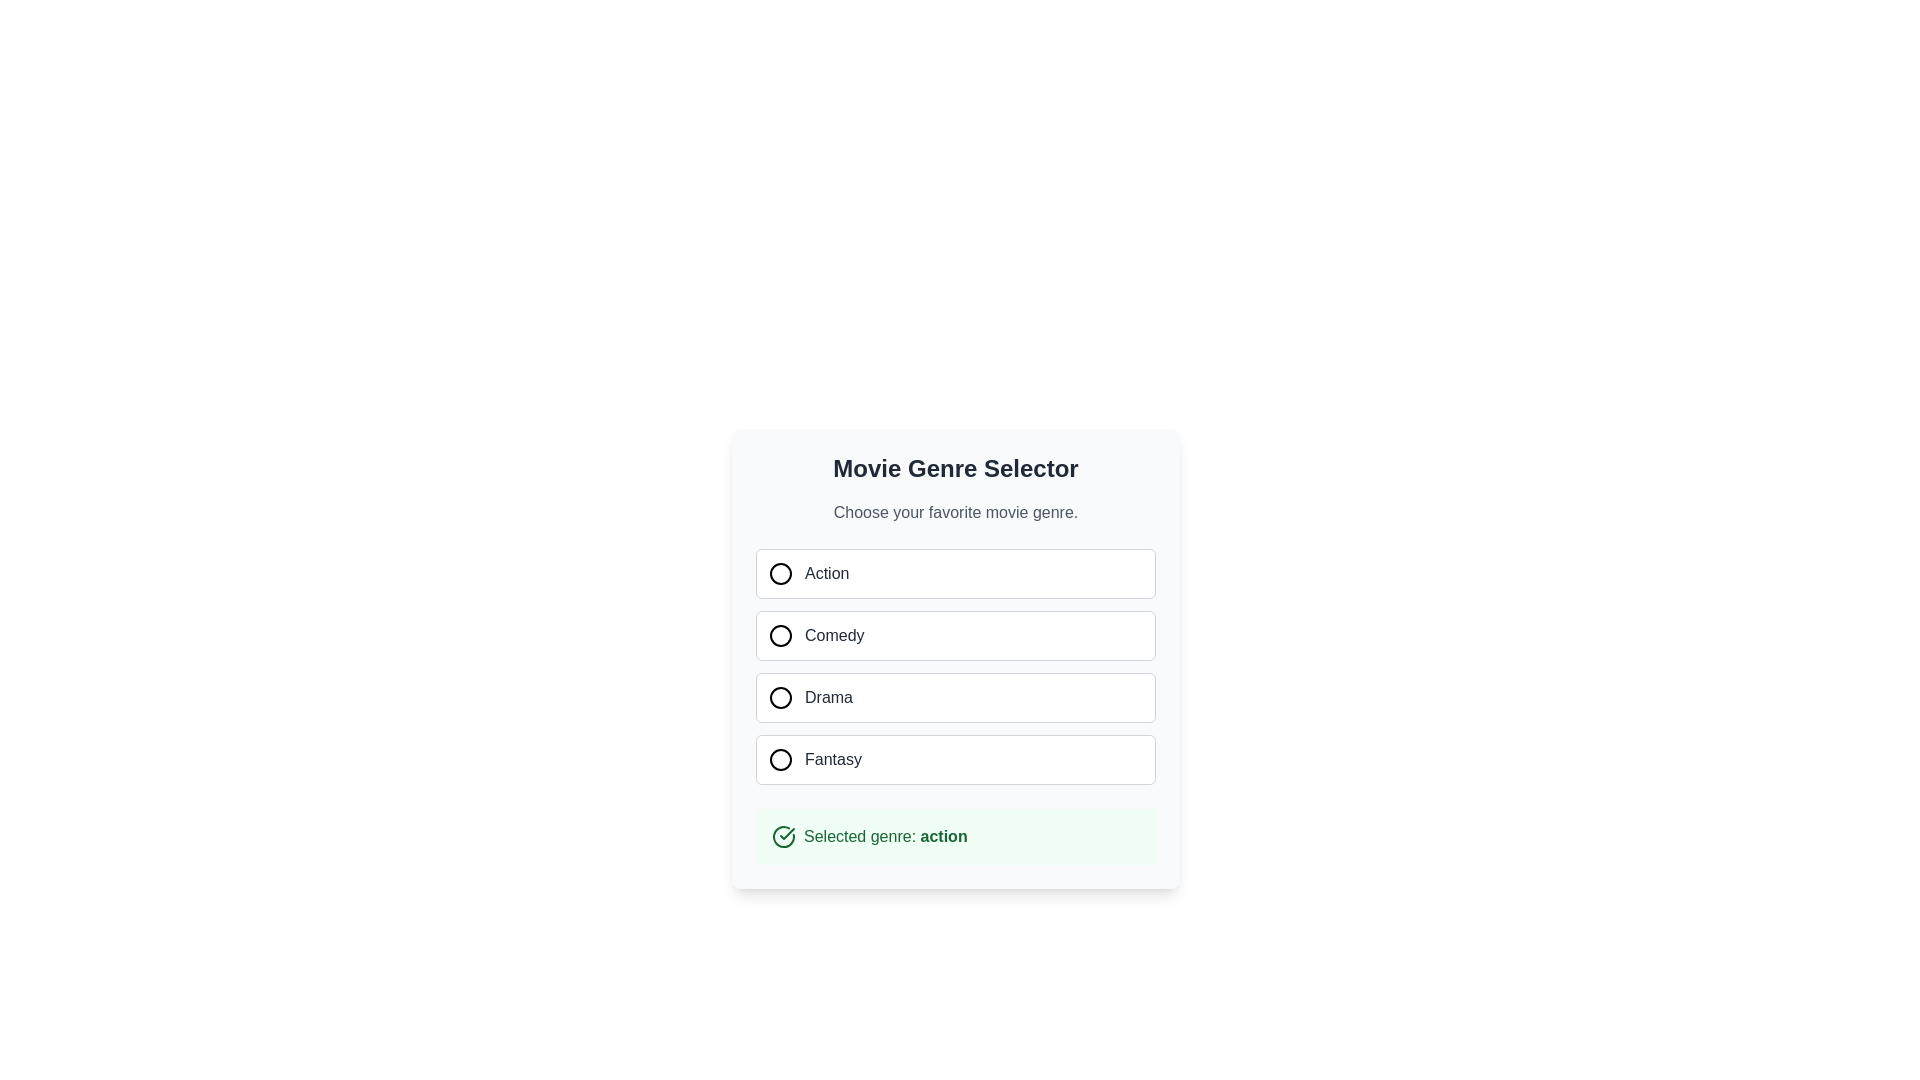  What do you see at coordinates (833, 759) in the screenshot?
I see `text label indicating the 'Fantasy' genre selection option, which is the fourth item in the list adjacent to its corresponding radio button` at bounding box center [833, 759].